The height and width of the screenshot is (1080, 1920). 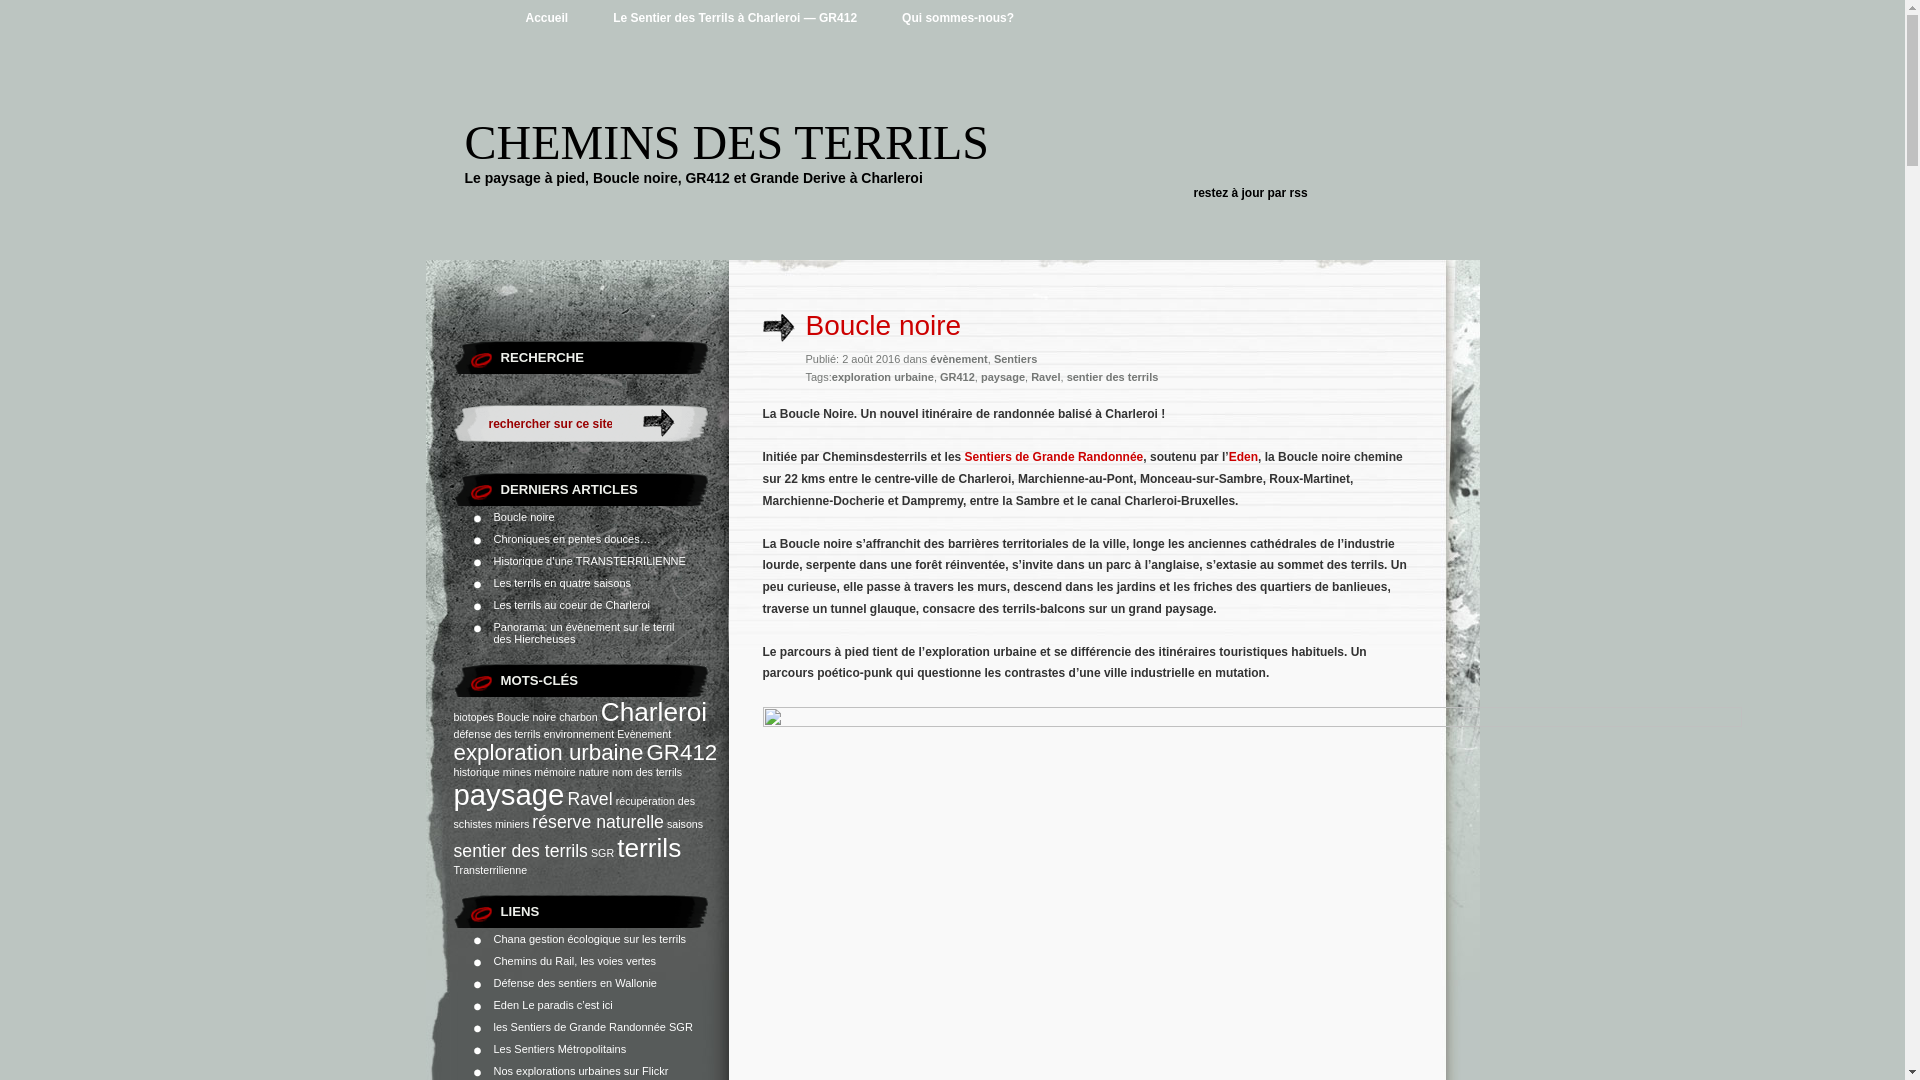 I want to click on 'Nos explorations urbaines', so click(x=557, y=1070).